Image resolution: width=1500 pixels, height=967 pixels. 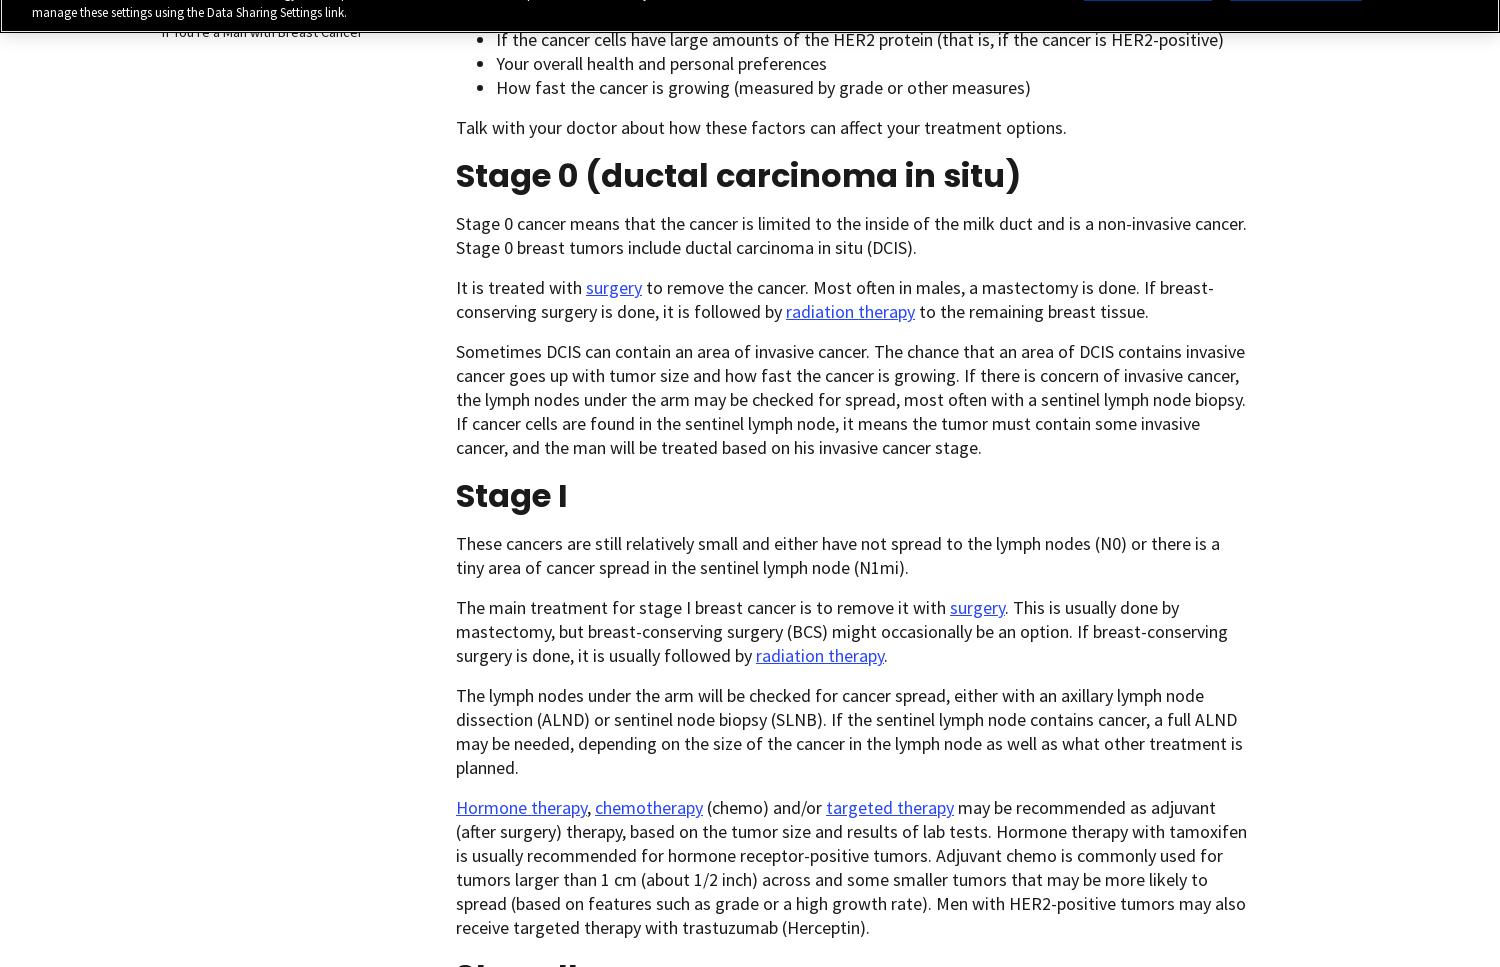 What do you see at coordinates (590, 806) in the screenshot?
I see `','` at bounding box center [590, 806].